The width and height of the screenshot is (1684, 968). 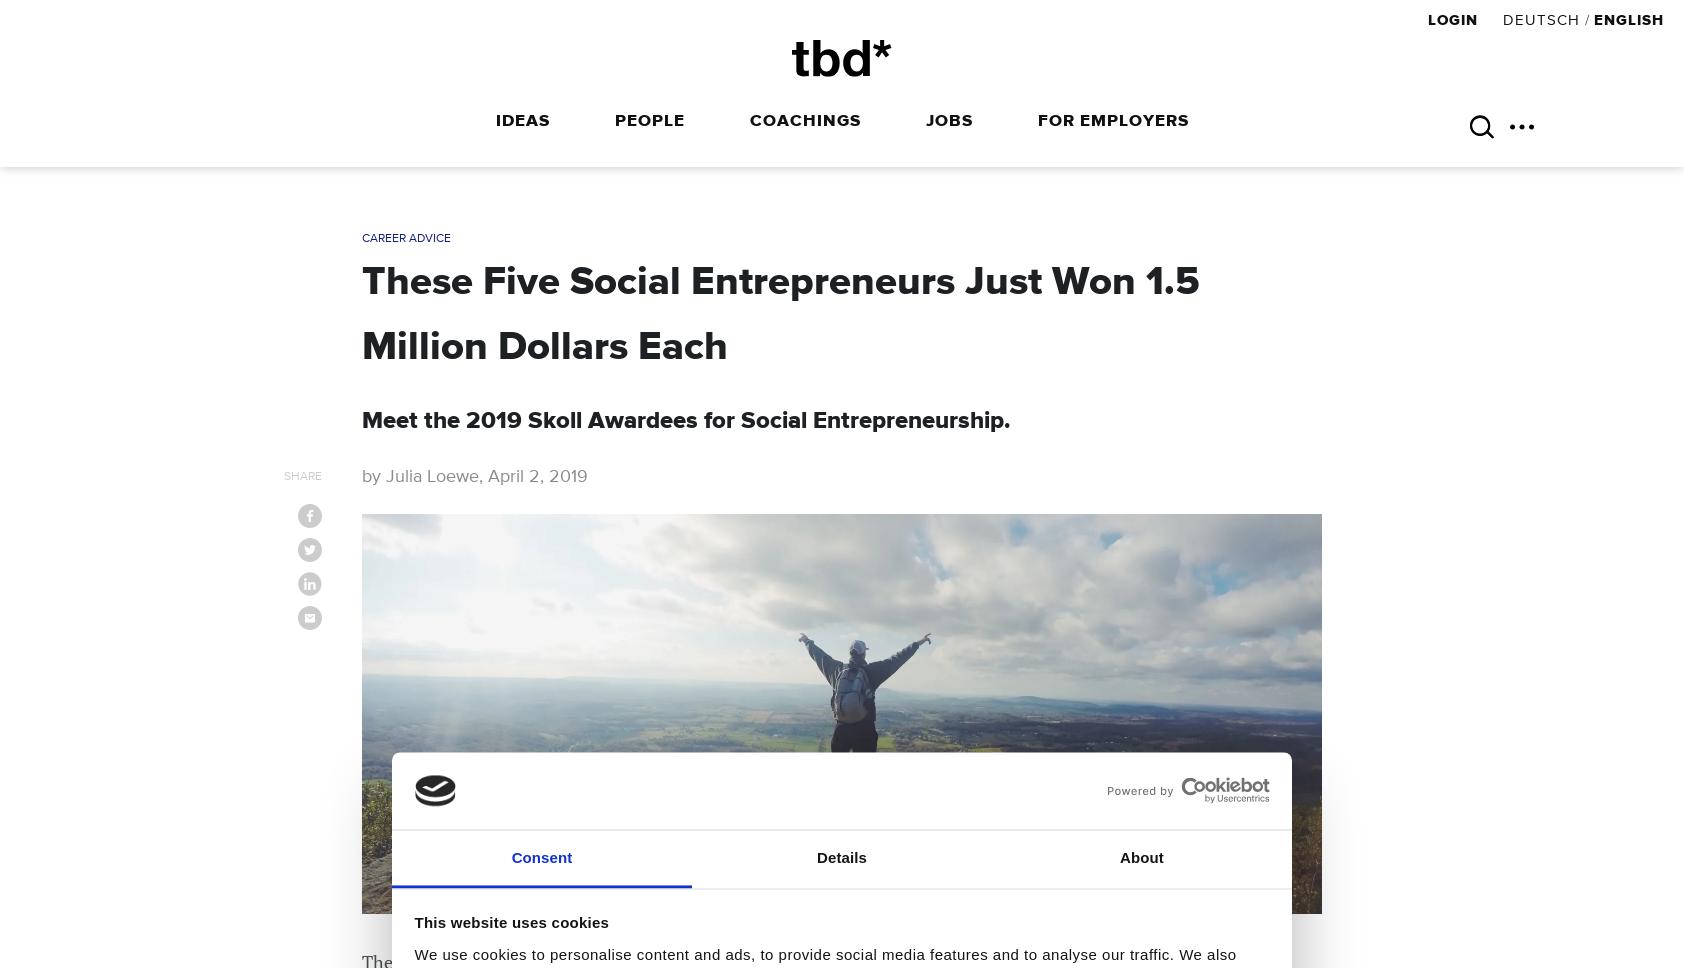 What do you see at coordinates (120, 234) in the screenshot?
I see `'Header More EN'` at bounding box center [120, 234].